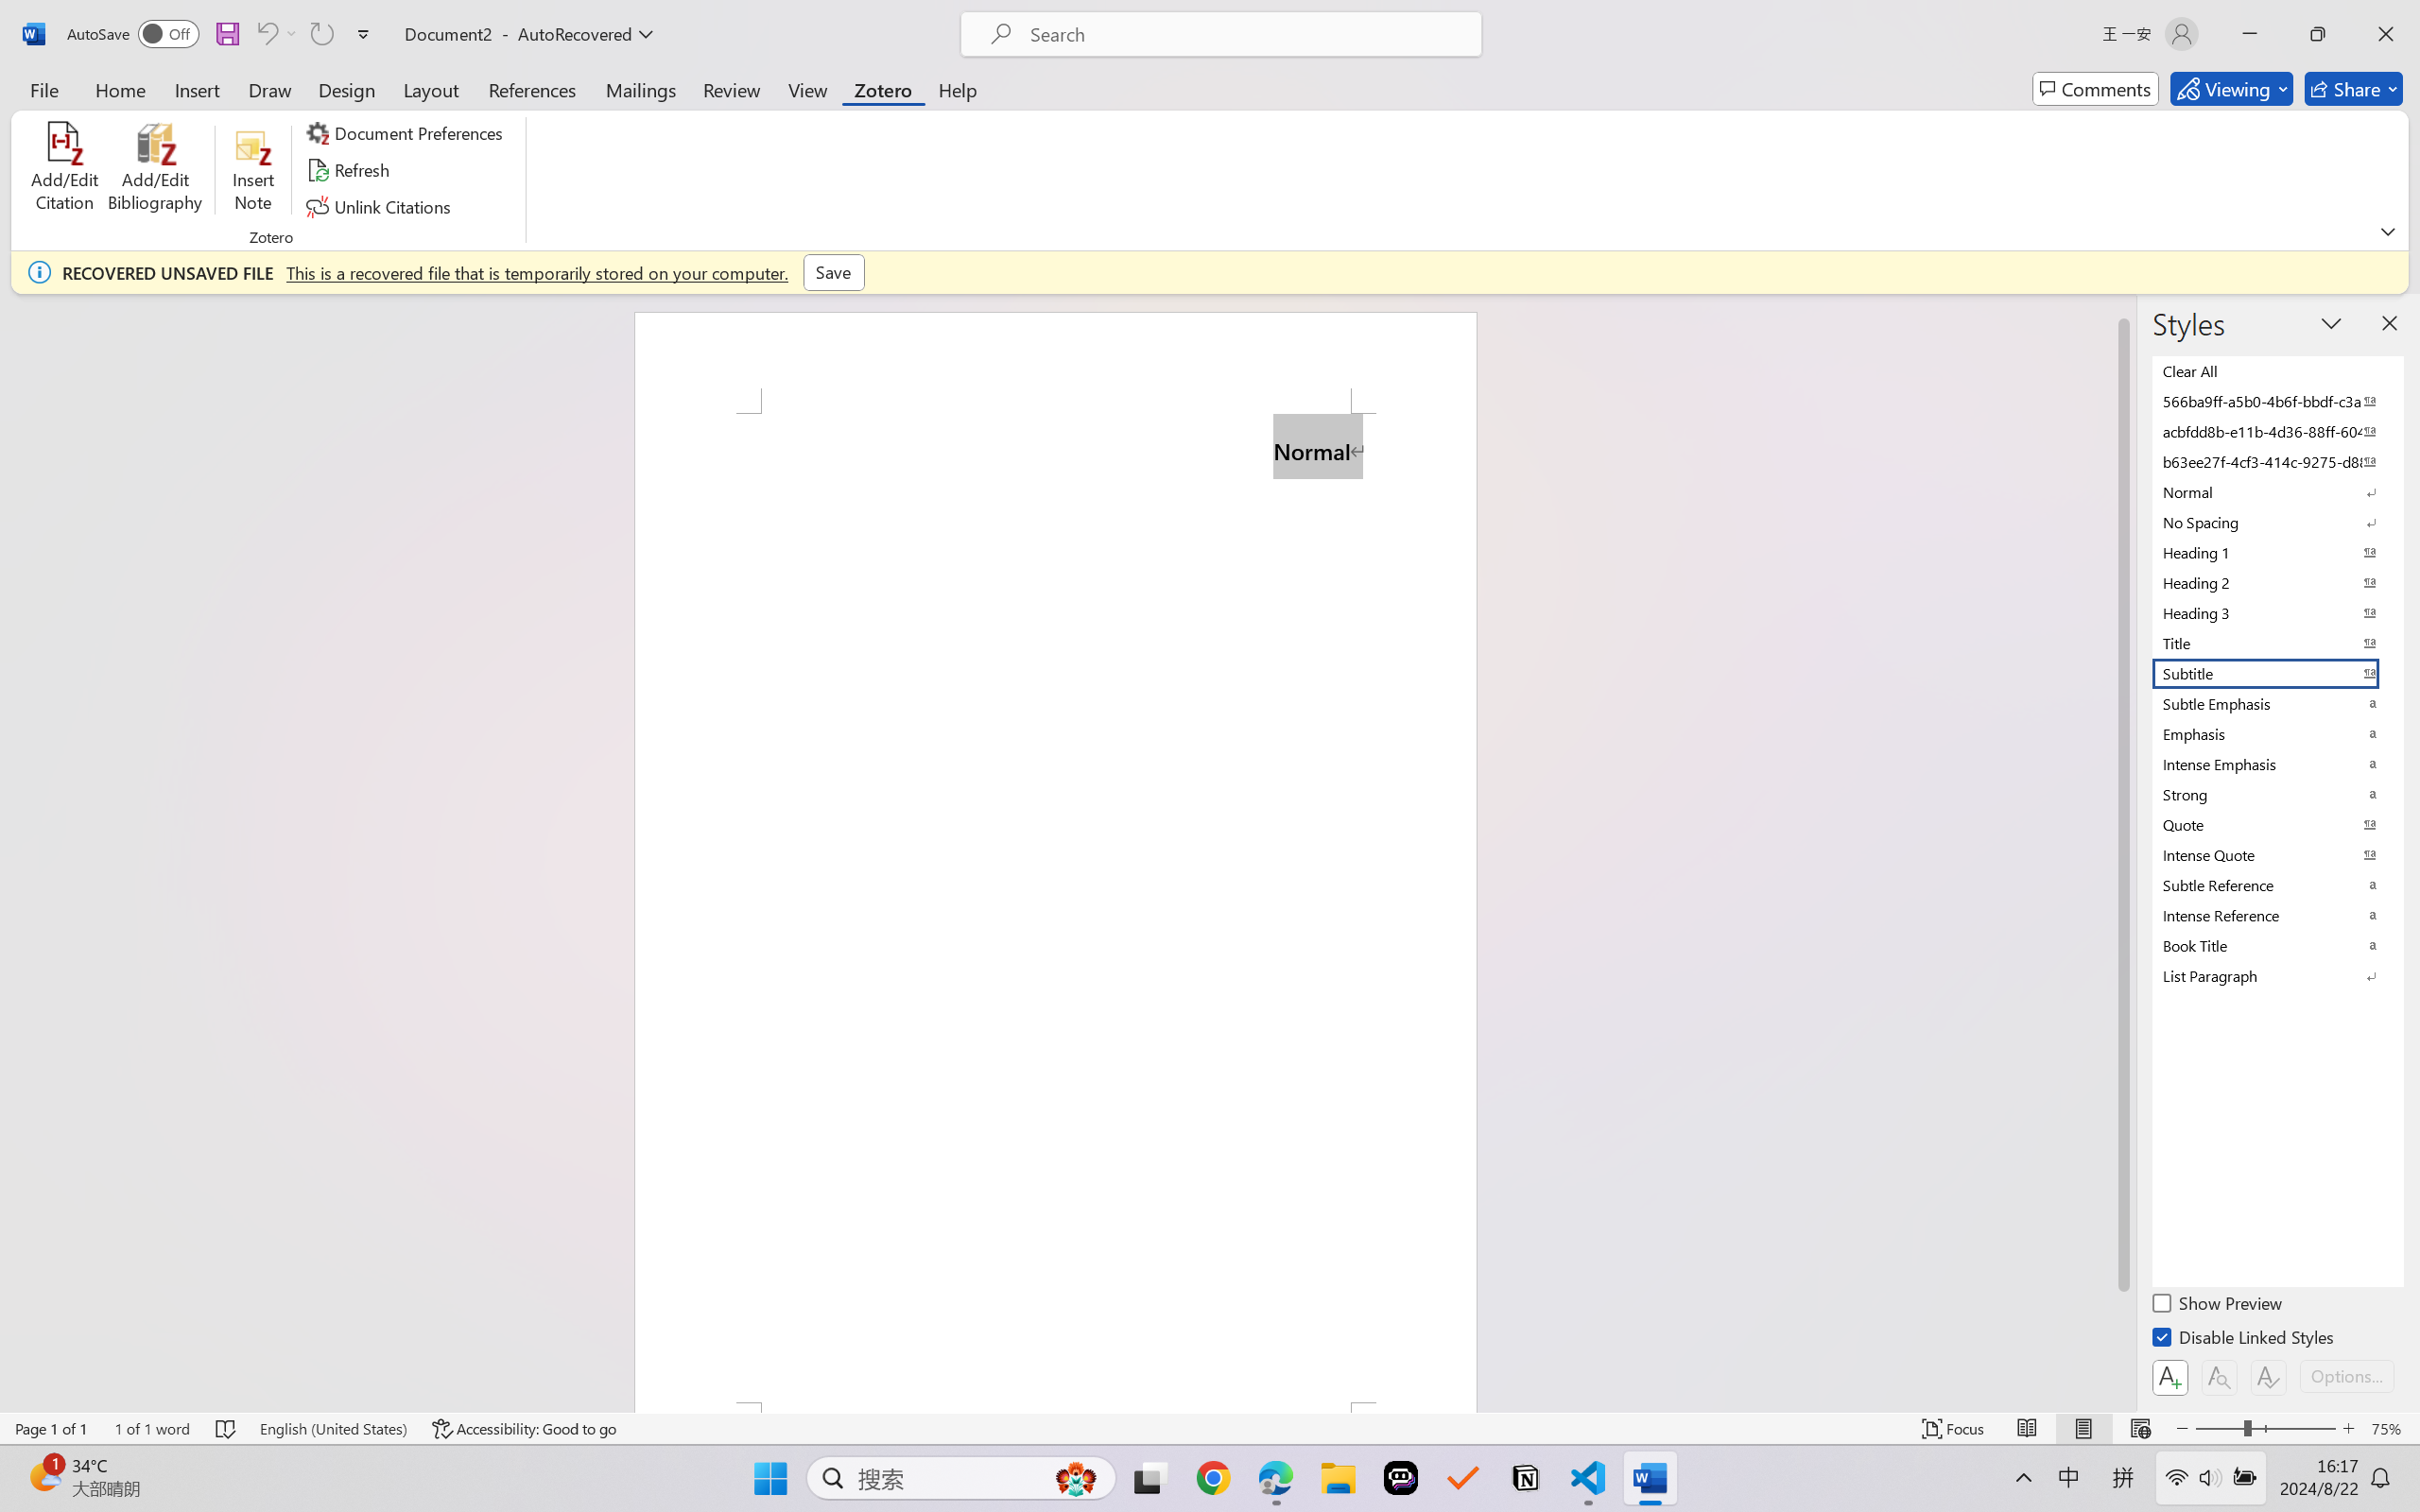 This screenshot has width=2420, height=1512. Describe the element at coordinates (406, 131) in the screenshot. I see `'Document Preferences'` at that location.